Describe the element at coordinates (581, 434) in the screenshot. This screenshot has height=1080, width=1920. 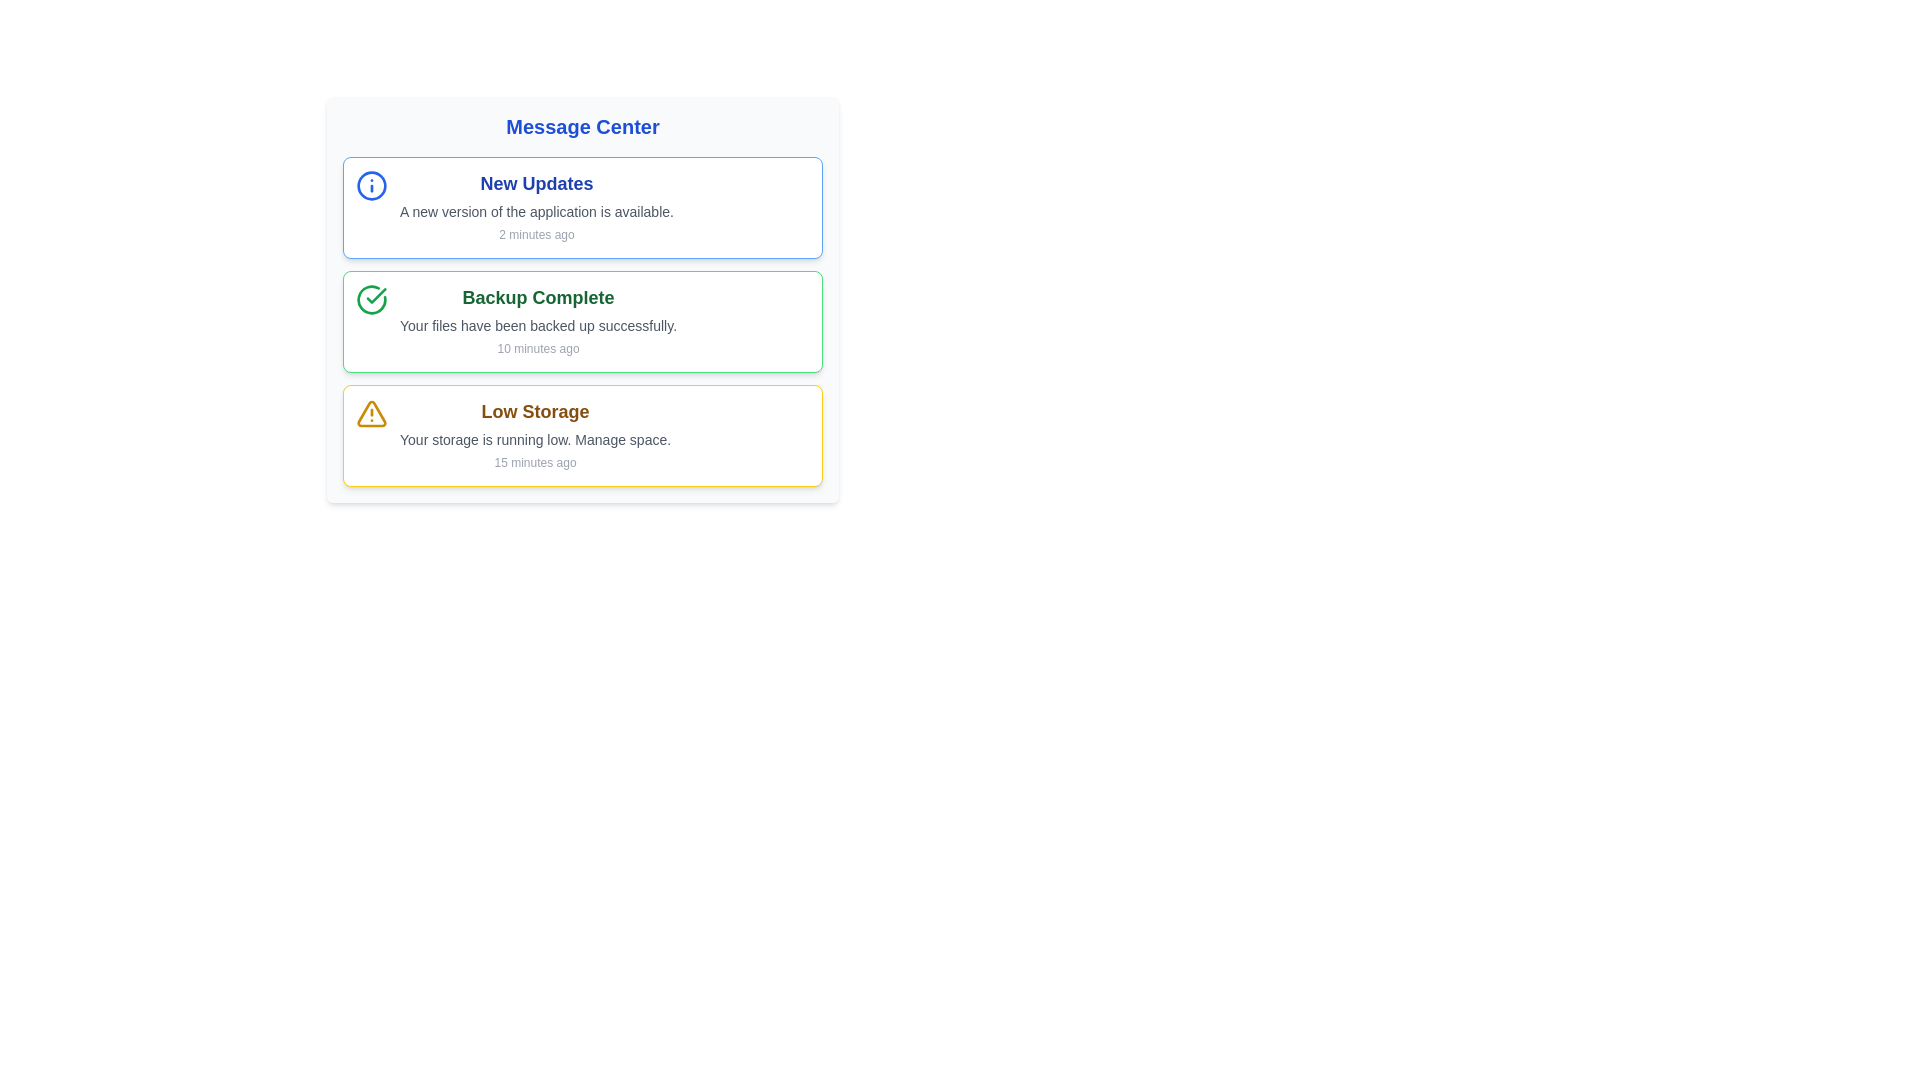
I see `details of the notification card that alerts the user about low storage, positioned as the third notification in a vertical stack beneath 'Backup Complete'` at that location.